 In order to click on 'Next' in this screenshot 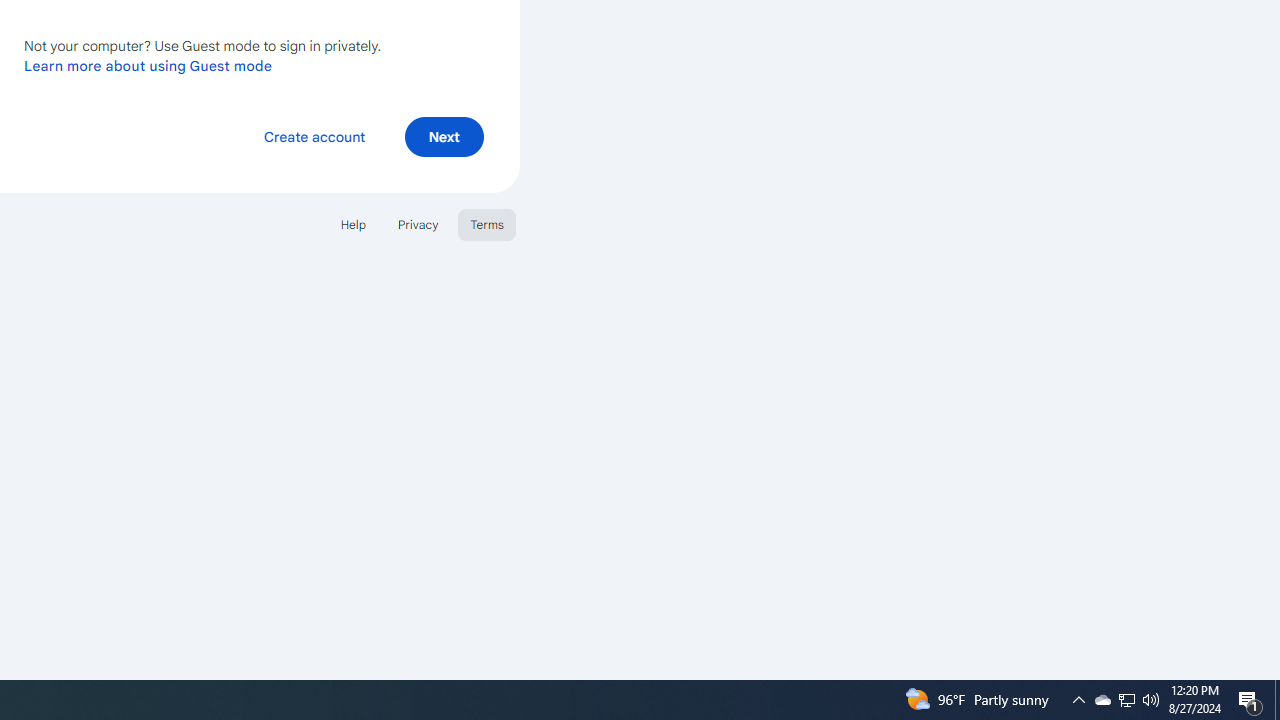, I will do `click(443, 135)`.